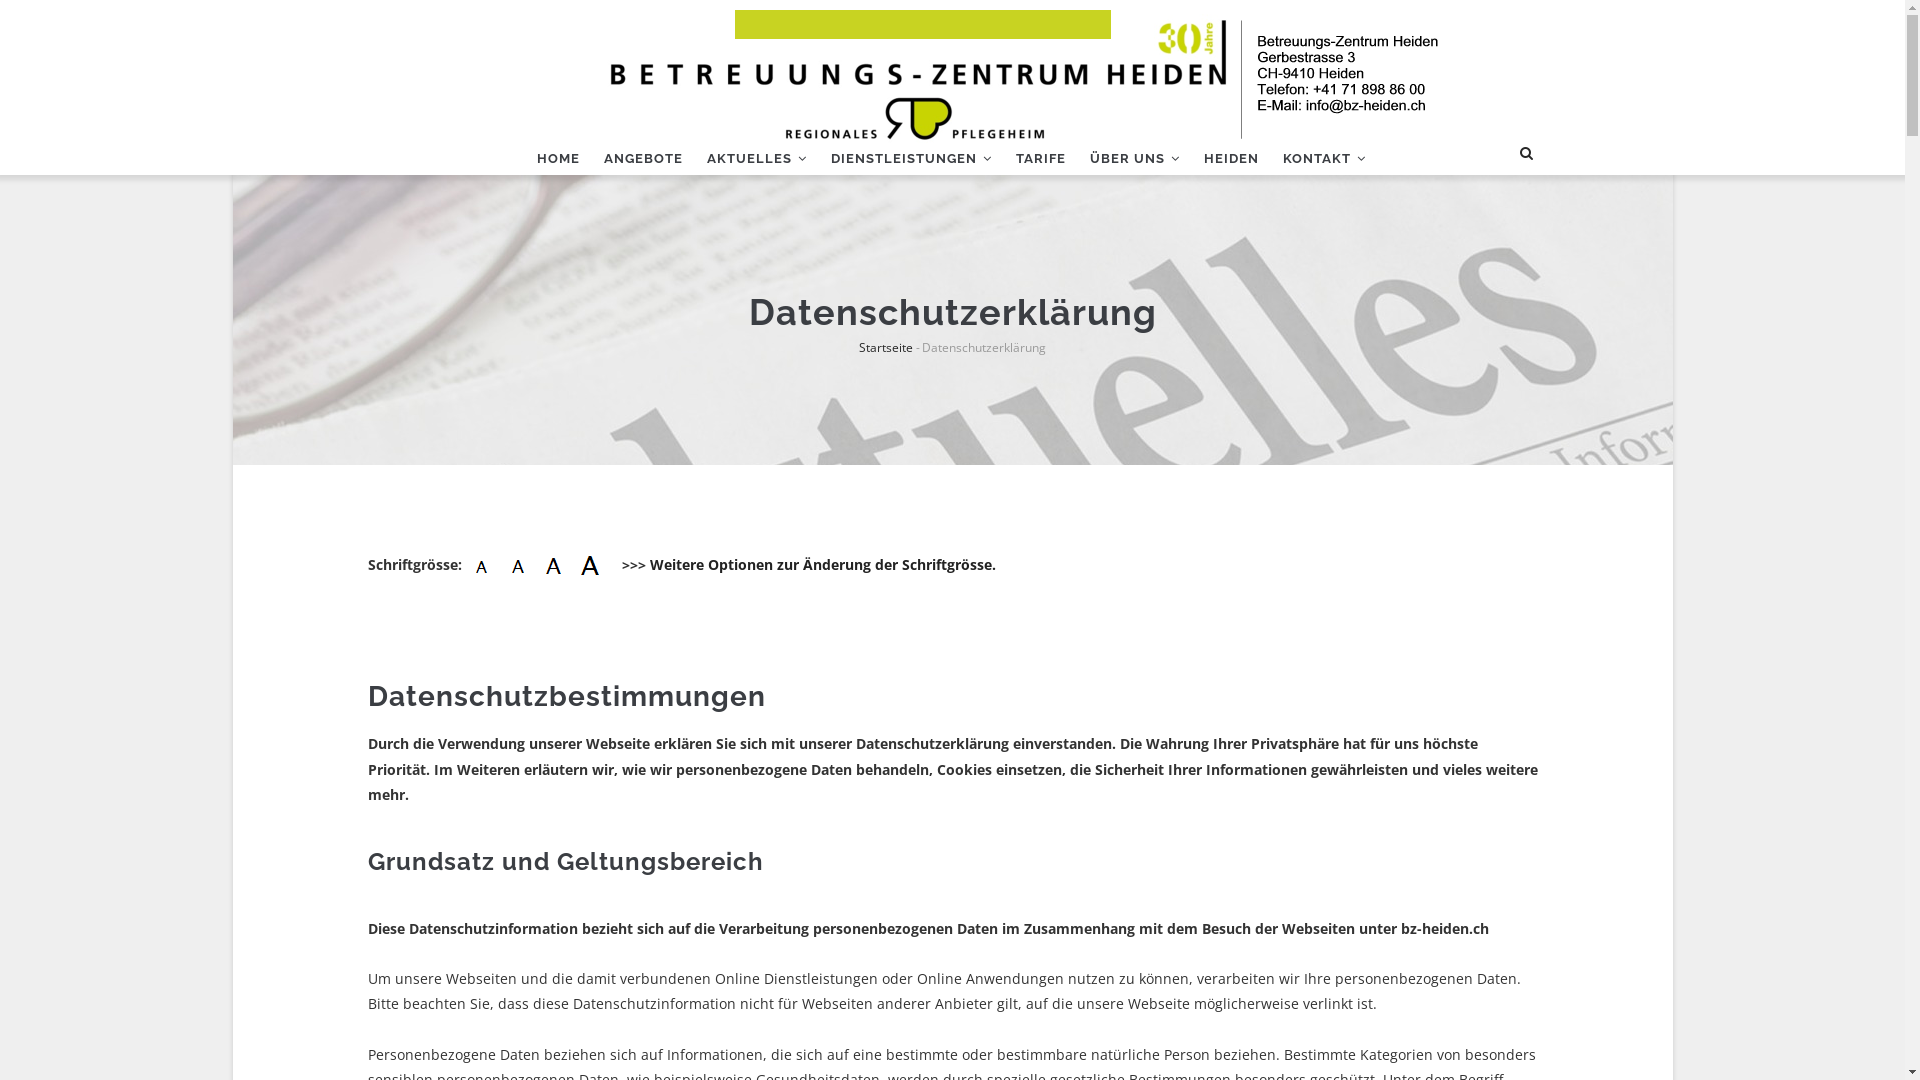 This screenshot has width=1920, height=1080. Describe the element at coordinates (557, 157) in the screenshot. I see `'HOME'` at that location.